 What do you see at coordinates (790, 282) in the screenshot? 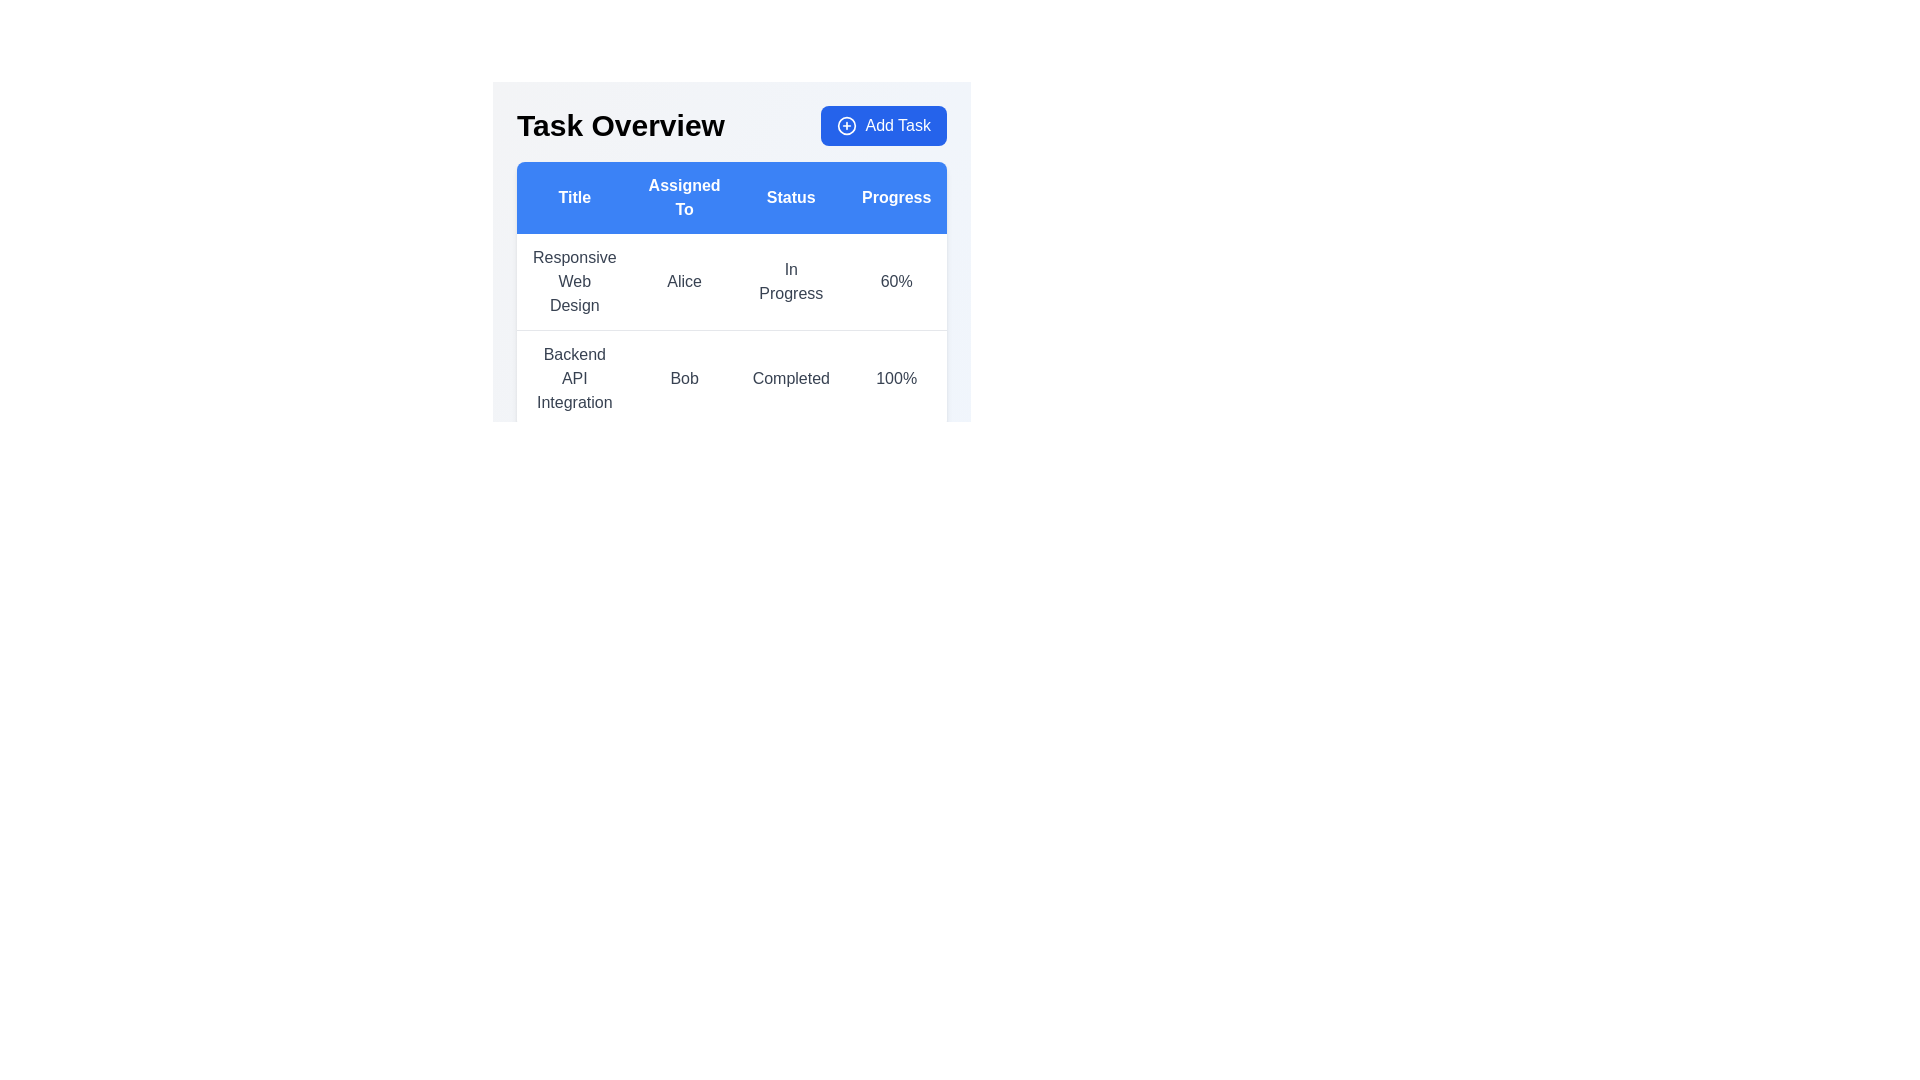
I see `the static text label indicating the current status of the task, located under the 'Status' column in the tabular layout, next to 'Responsive Web Design' and '60%'` at bounding box center [790, 282].